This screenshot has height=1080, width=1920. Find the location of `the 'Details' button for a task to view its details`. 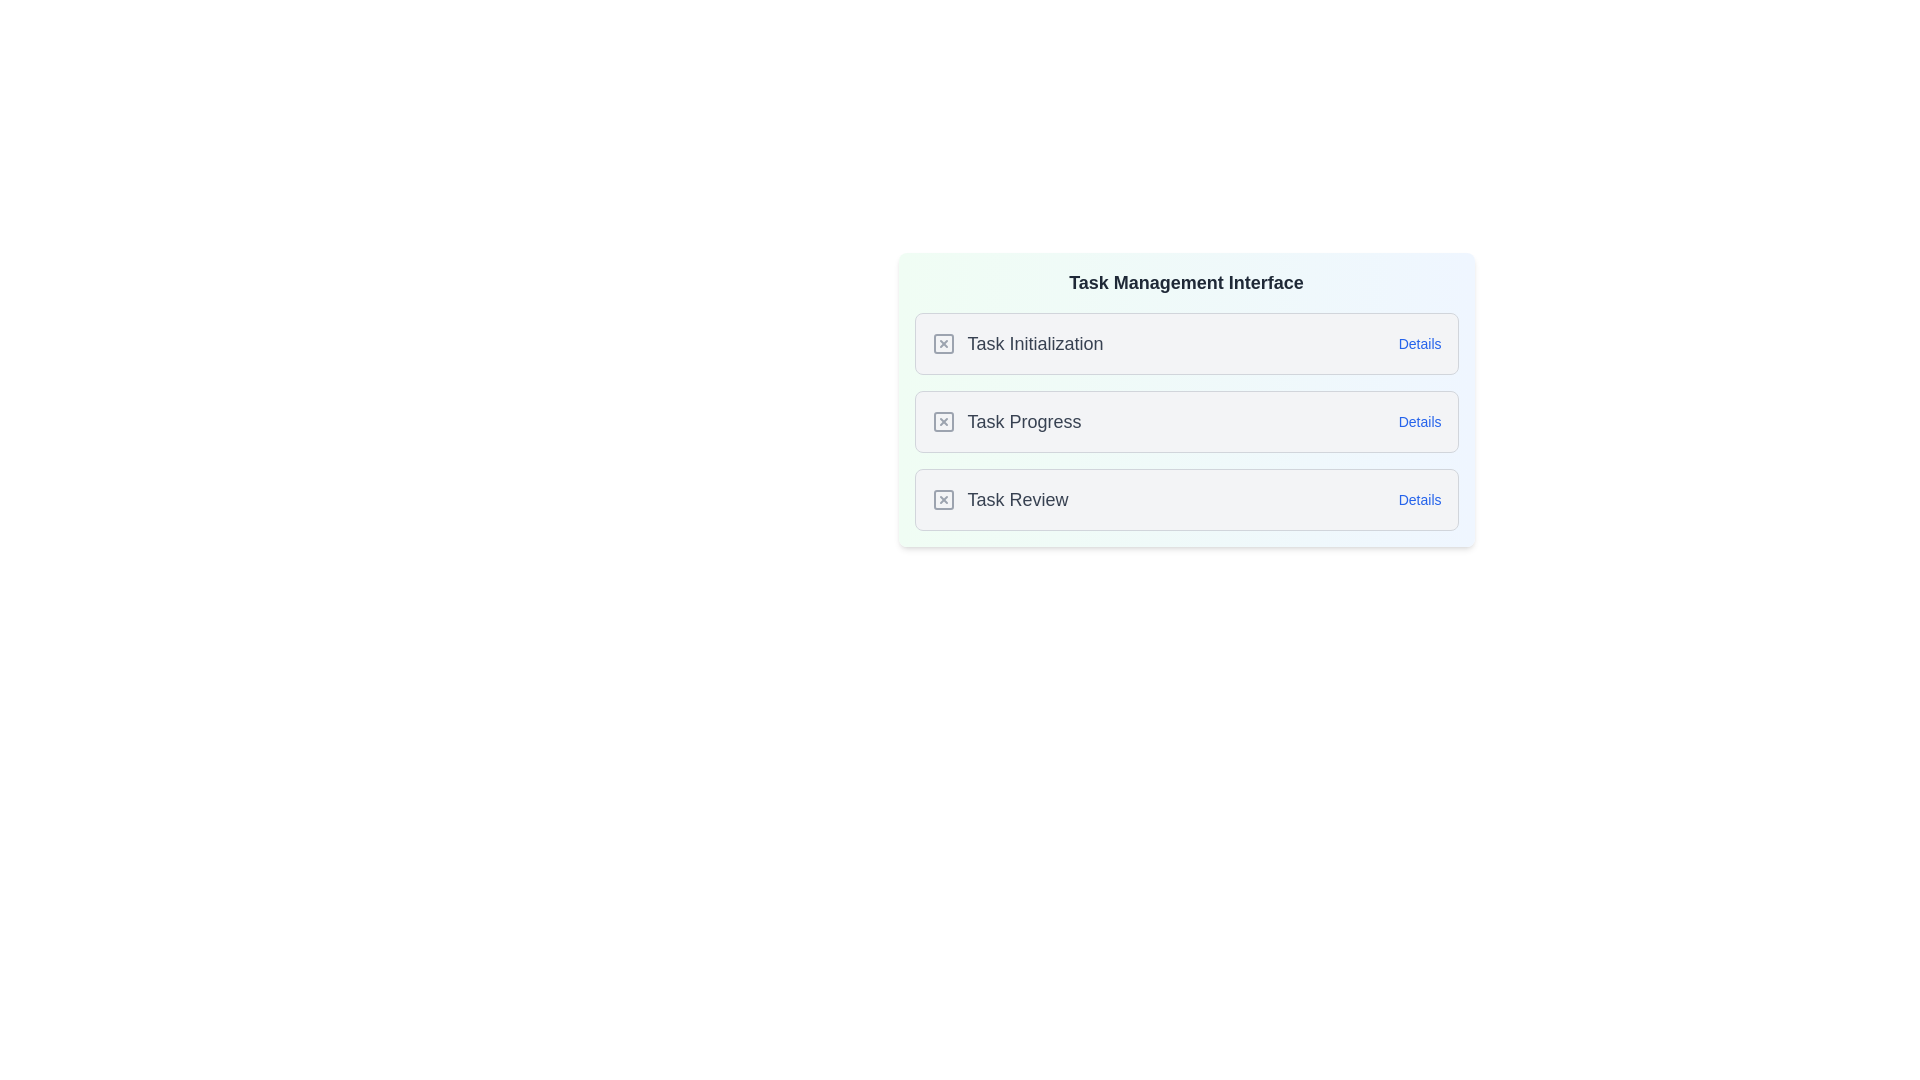

the 'Details' button for a task to view its details is located at coordinates (1419, 342).